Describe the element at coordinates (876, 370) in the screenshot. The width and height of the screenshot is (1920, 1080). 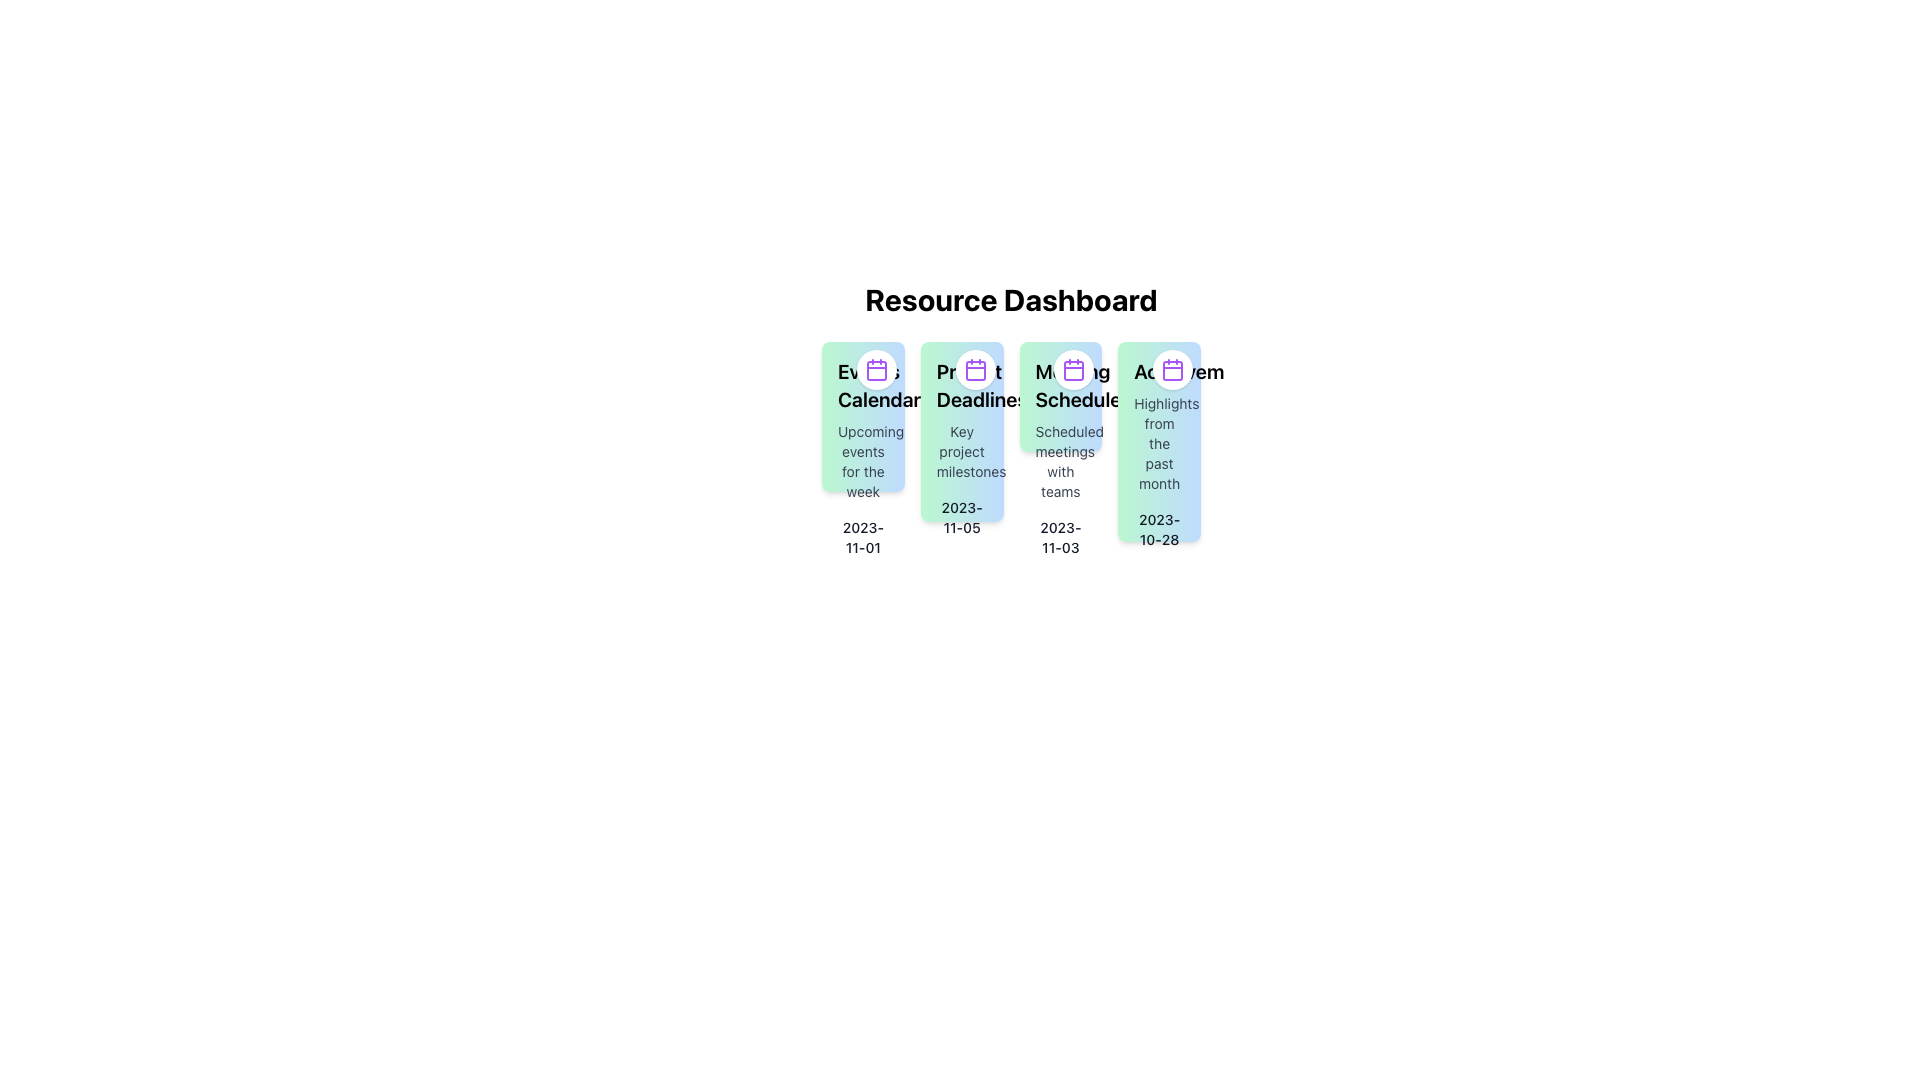
I see `the calendar icon button located in the top-right corner of the 'Events Calendar' card` at that location.